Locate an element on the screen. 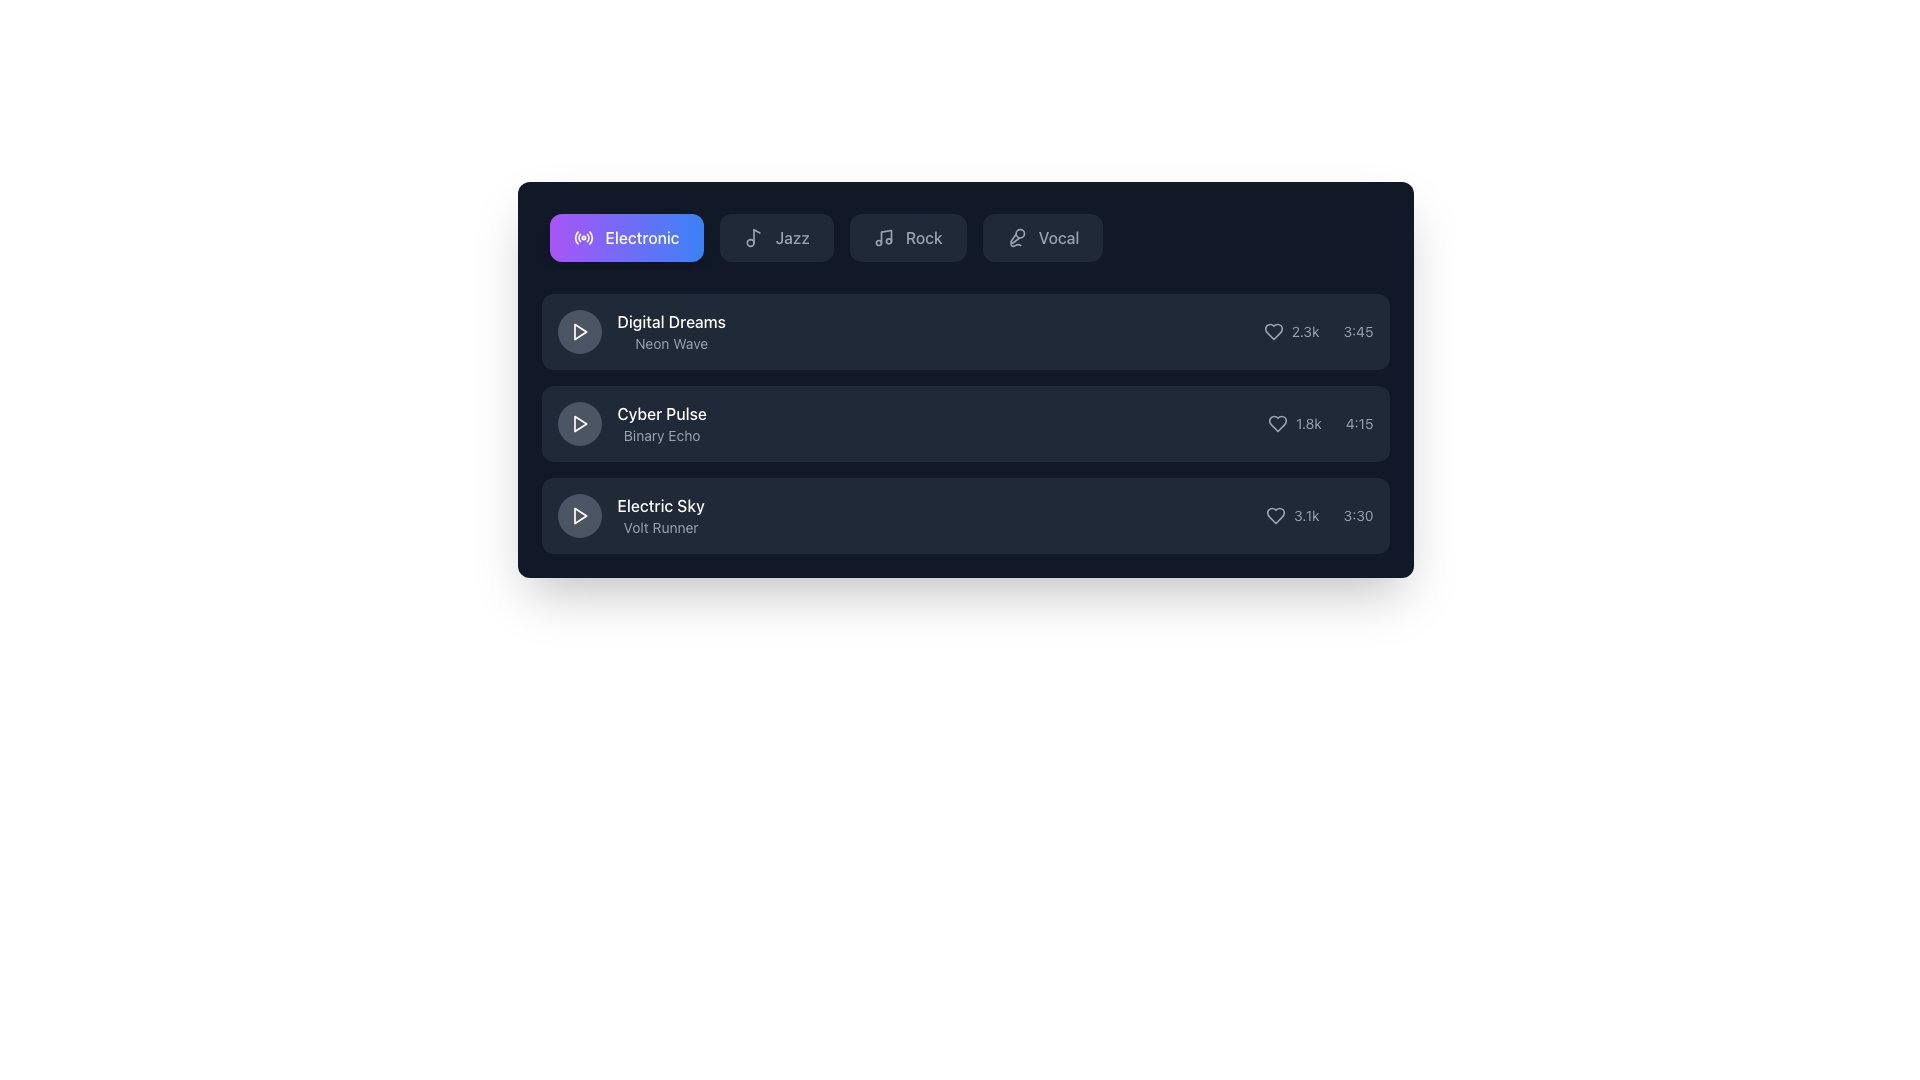  displayed metadata from the list item titled 'Electric Sky' with a dark-gray background and play button is located at coordinates (965, 515).